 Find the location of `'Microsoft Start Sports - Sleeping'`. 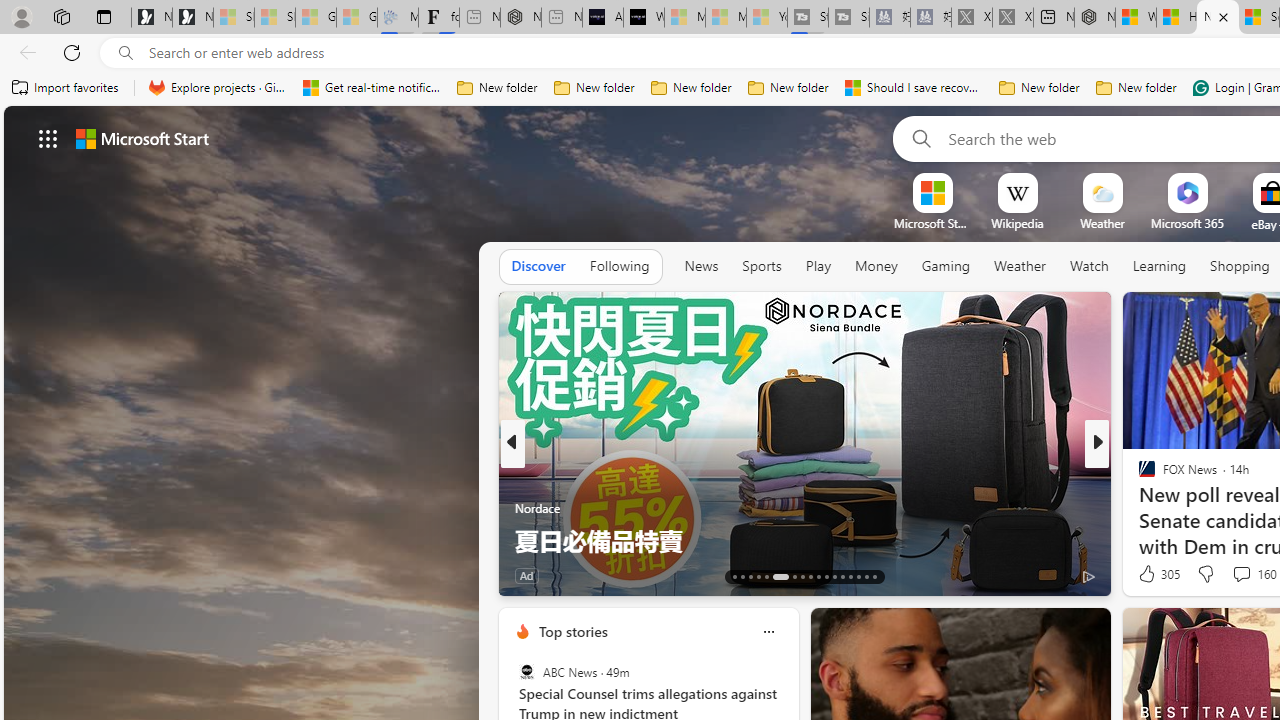

'Microsoft Start Sports - Sleeping' is located at coordinates (684, 17).